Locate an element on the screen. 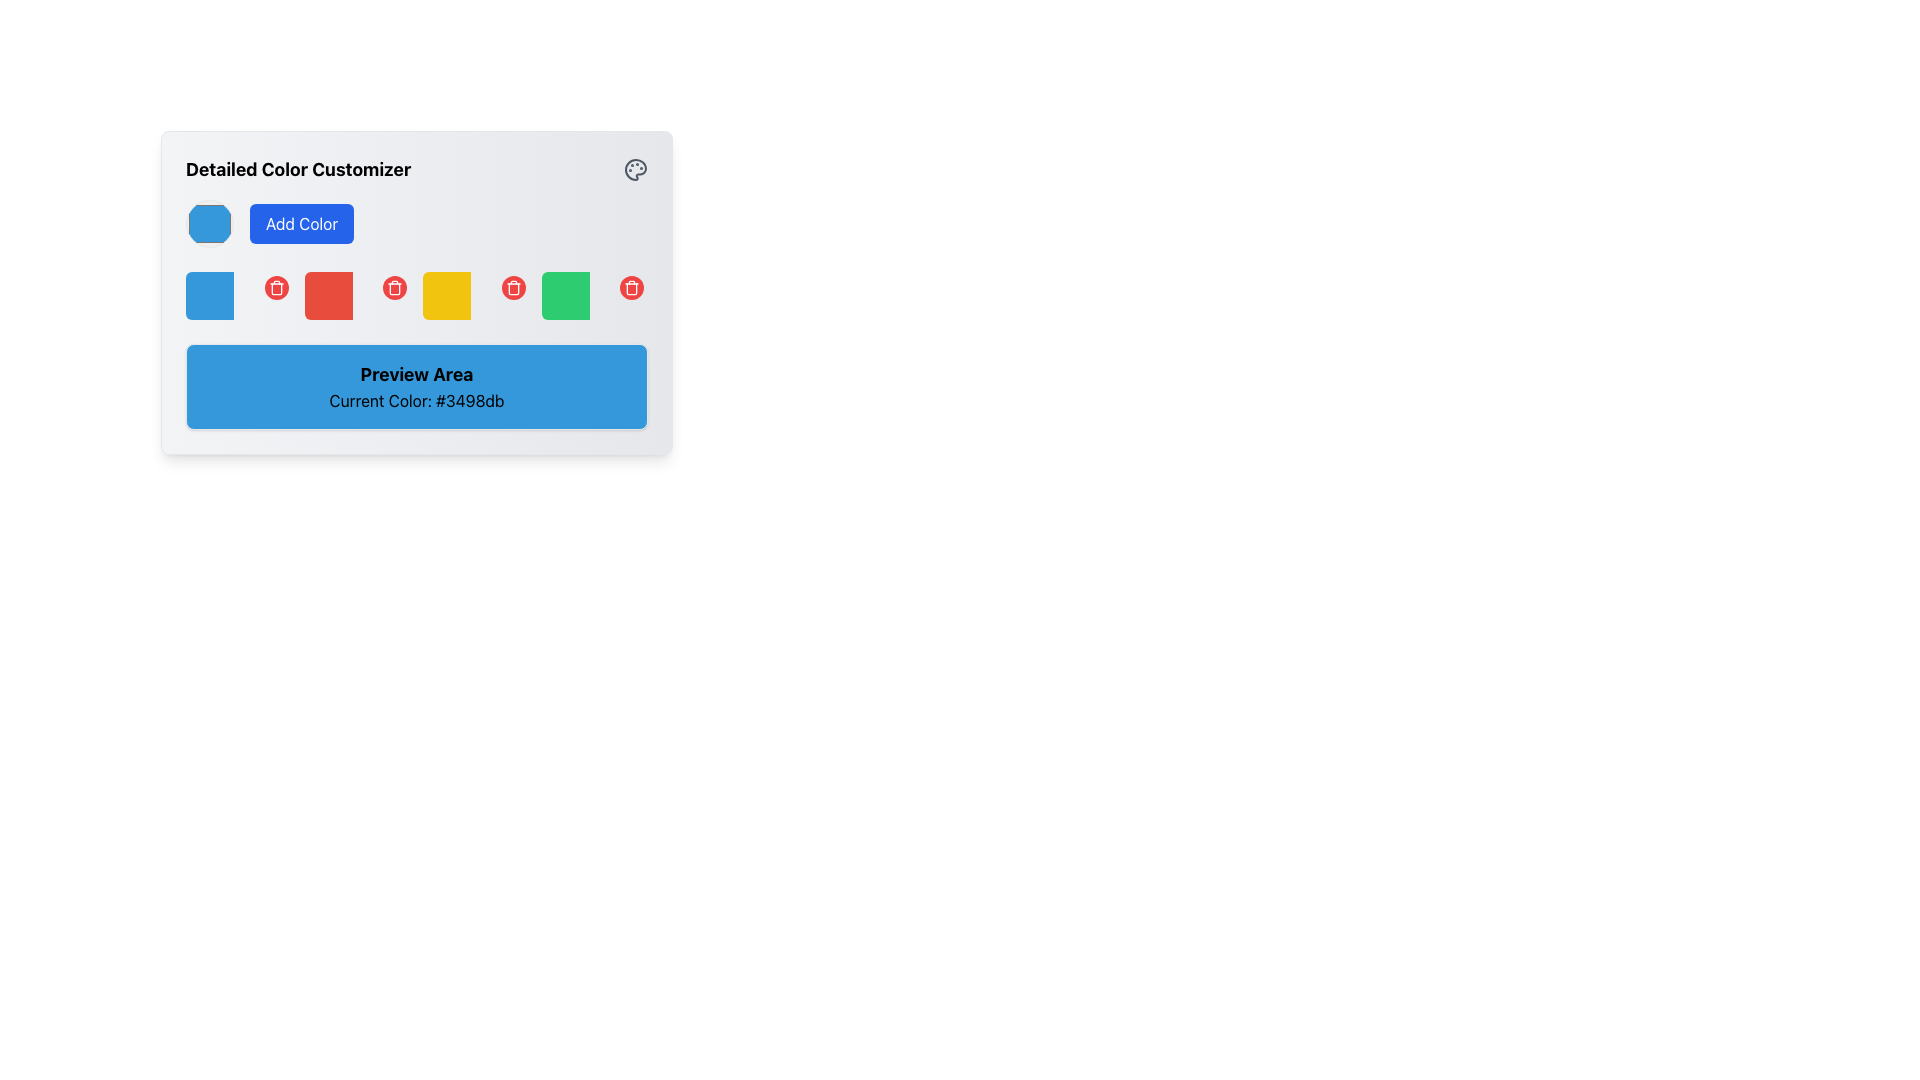 This screenshot has height=1080, width=1920. the red circular delete button with a trash can icon located to the right of the green square color box is located at coordinates (631, 288).